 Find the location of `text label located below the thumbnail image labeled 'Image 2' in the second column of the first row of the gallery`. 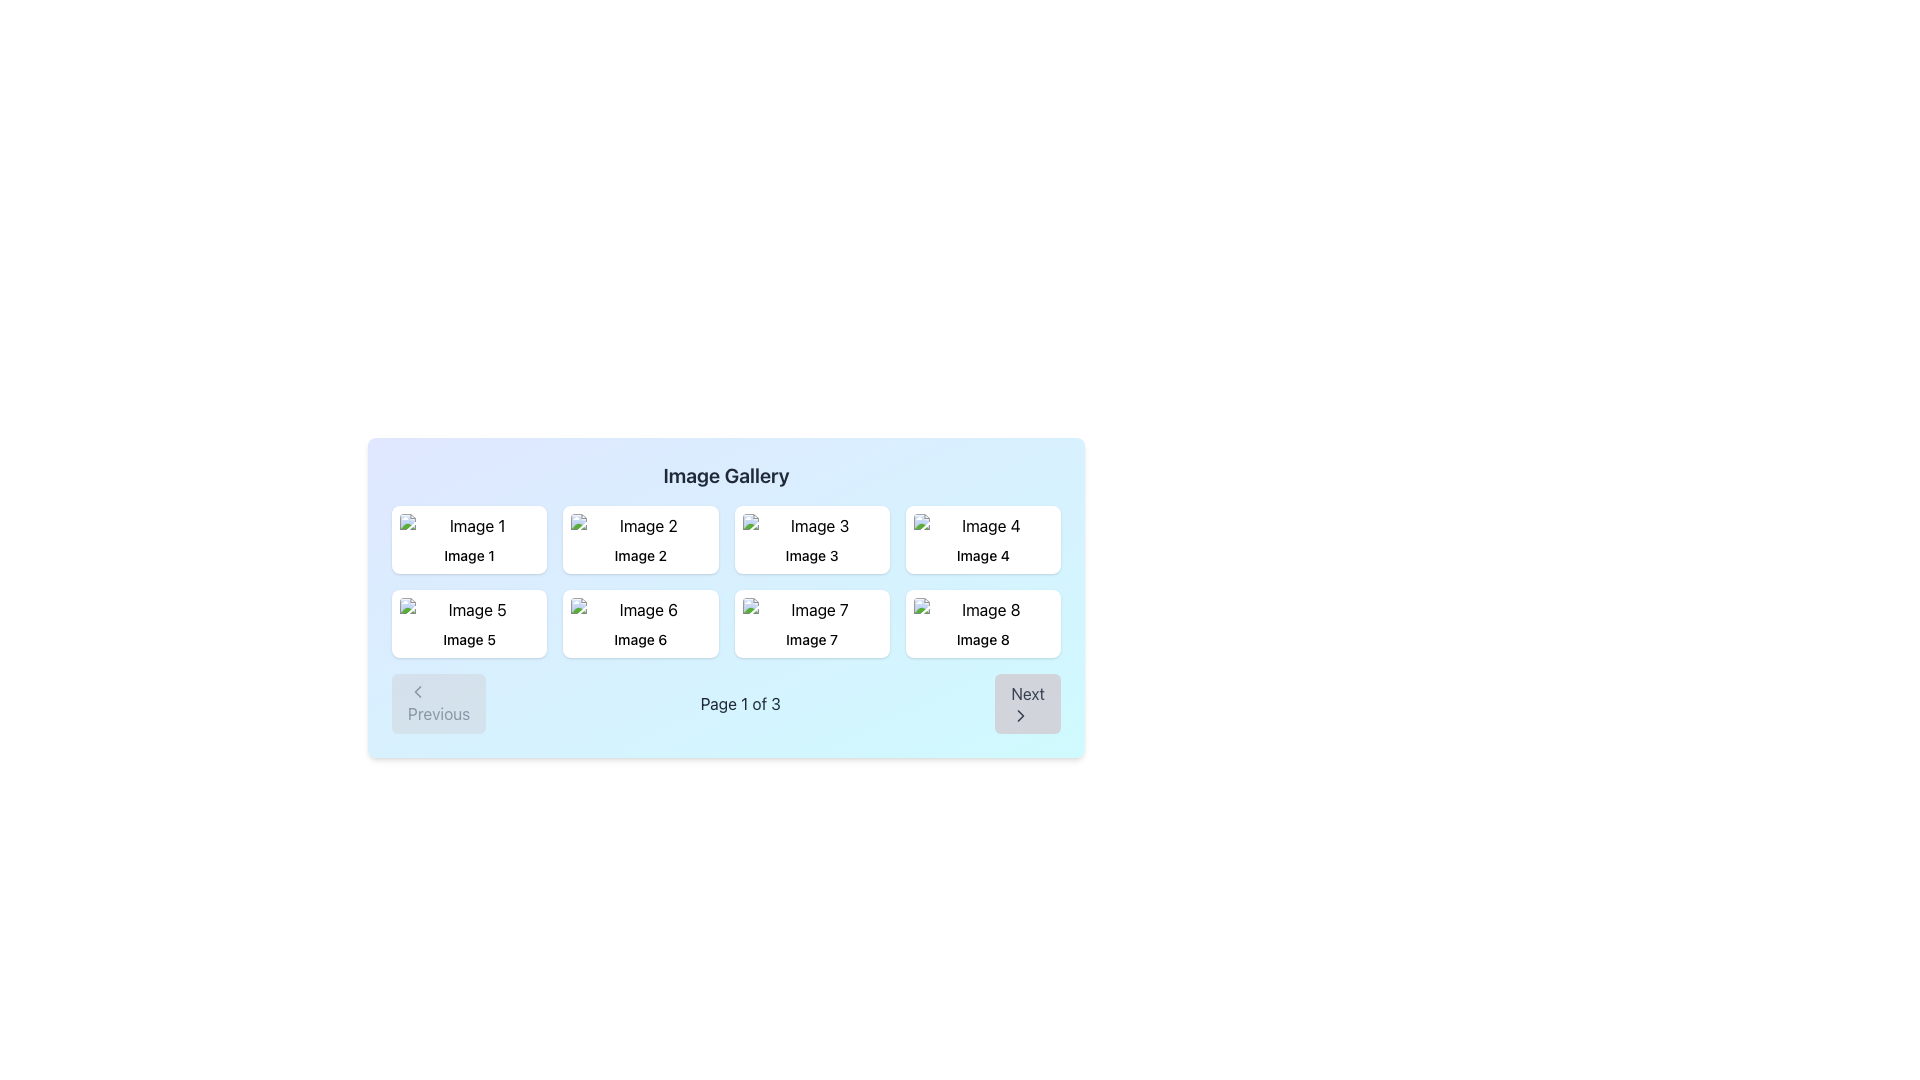

text label located below the thumbnail image labeled 'Image 2' in the second column of the first row of the gallery is located at coordinates (640, 555).